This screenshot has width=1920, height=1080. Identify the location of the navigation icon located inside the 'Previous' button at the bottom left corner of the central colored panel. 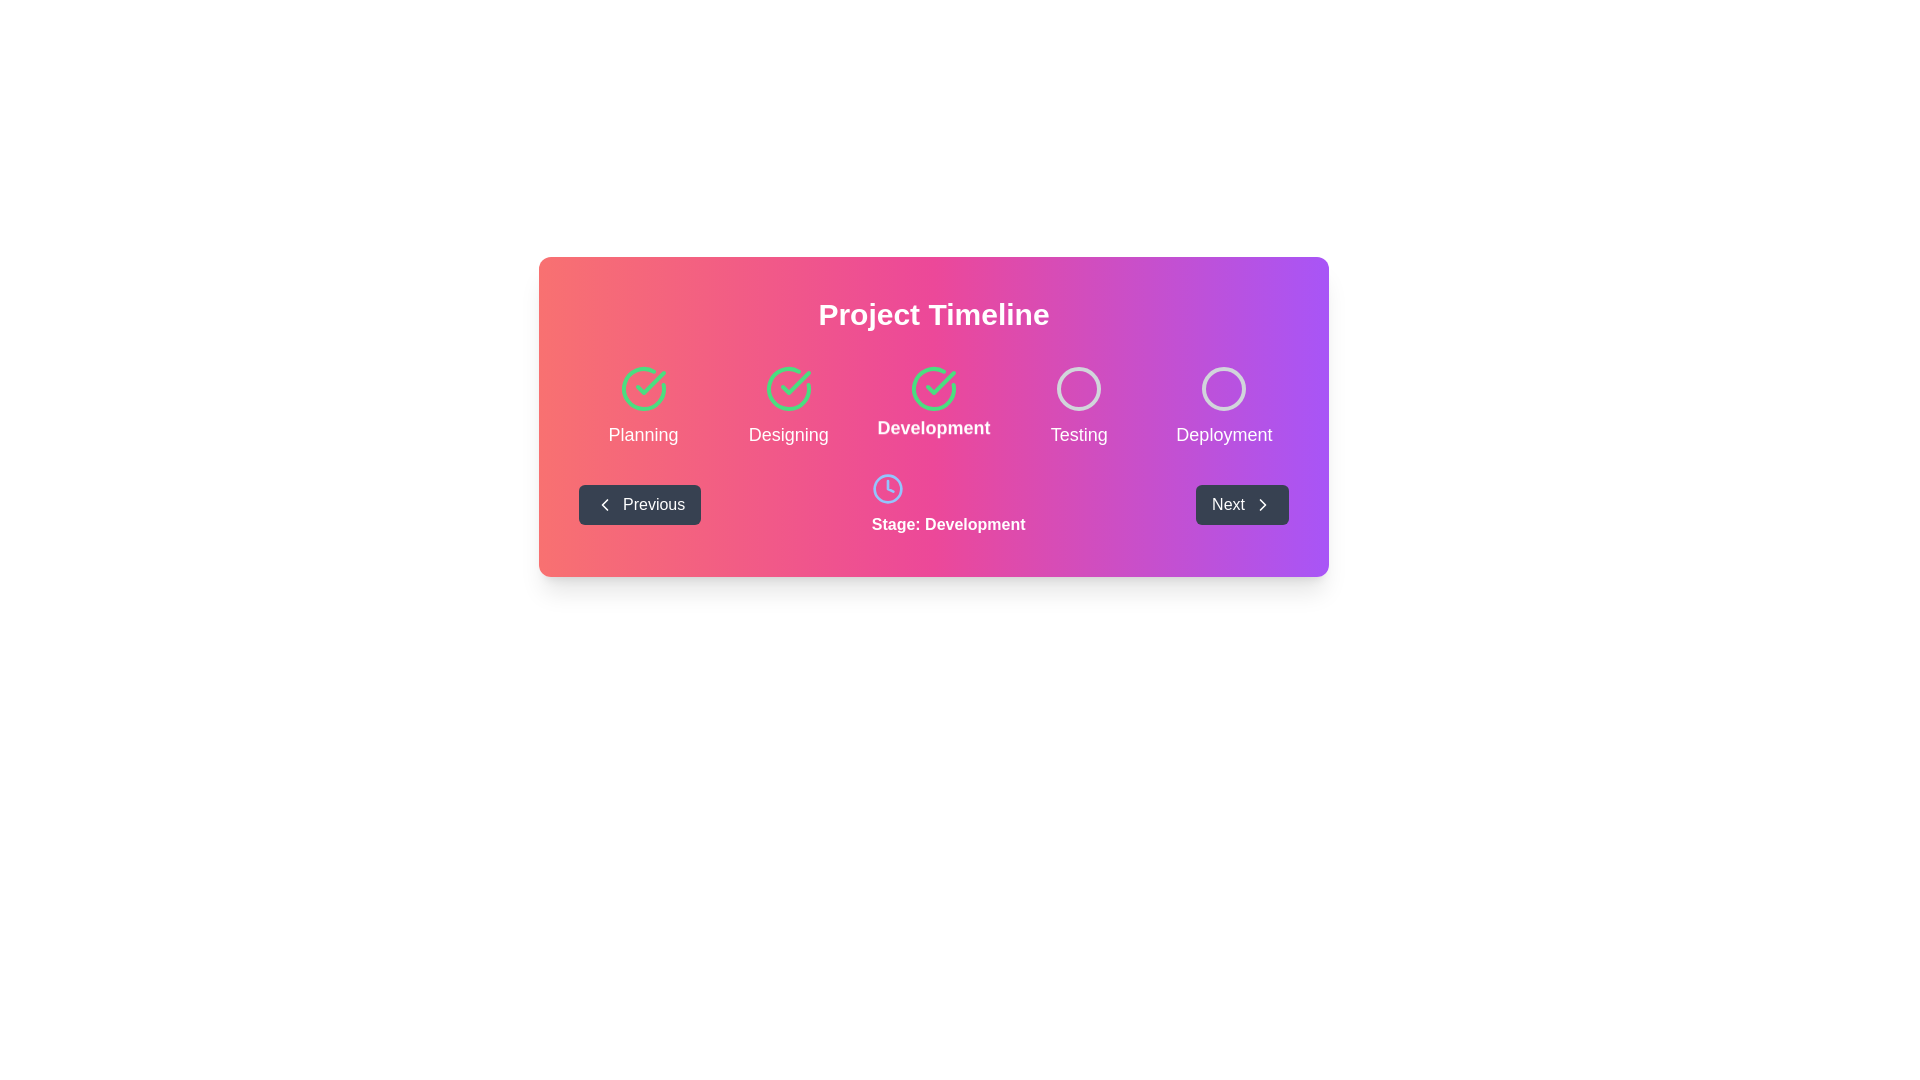
(603, 504).